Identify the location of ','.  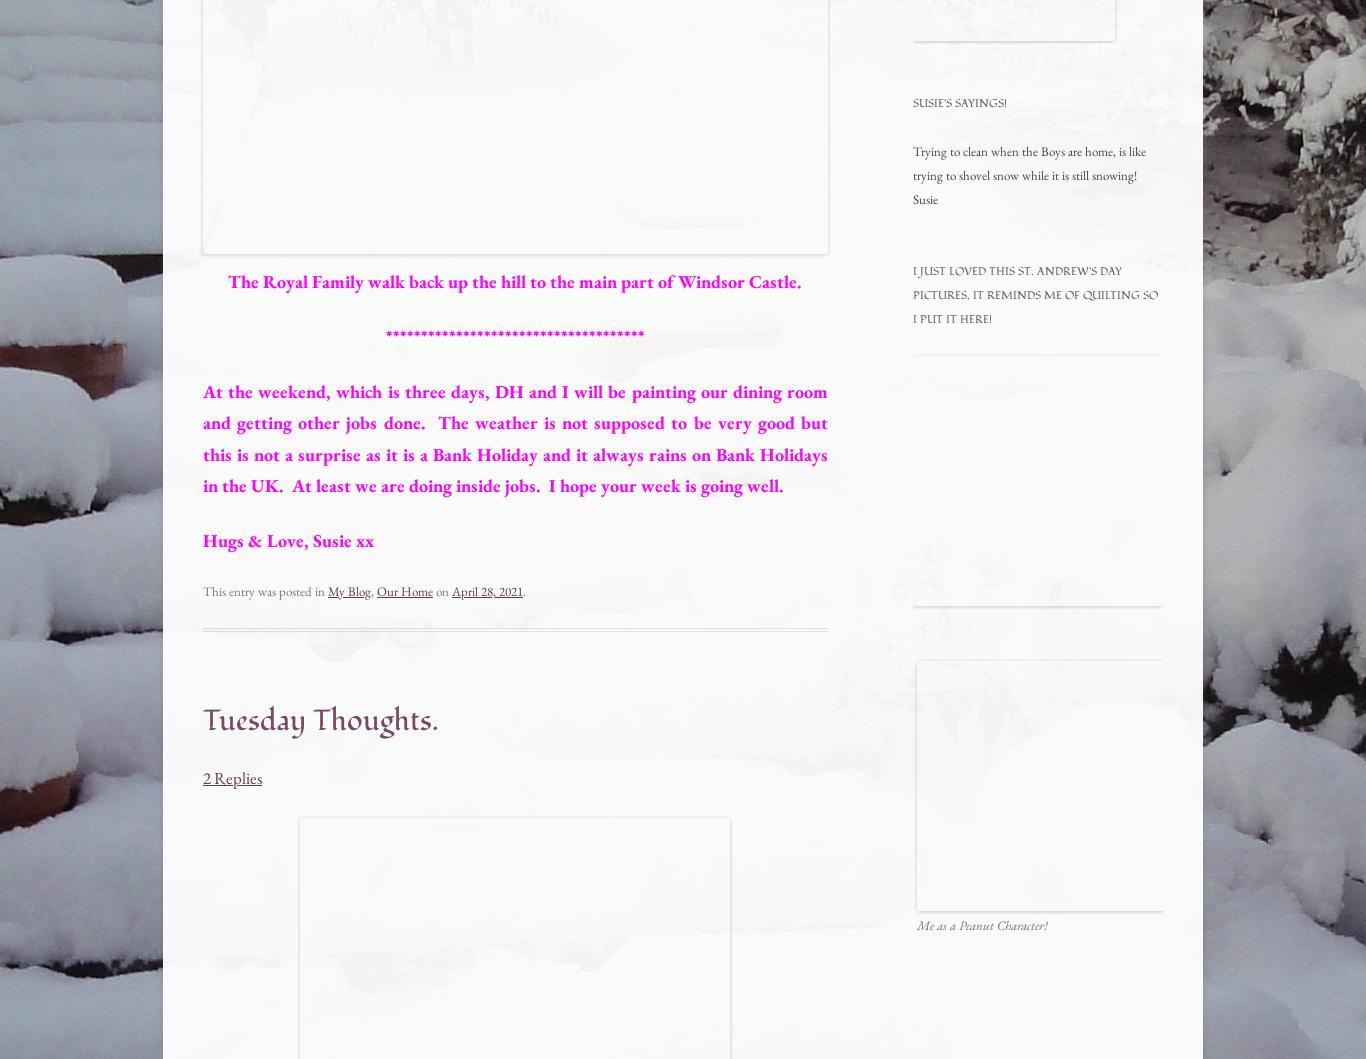
(373, 590).